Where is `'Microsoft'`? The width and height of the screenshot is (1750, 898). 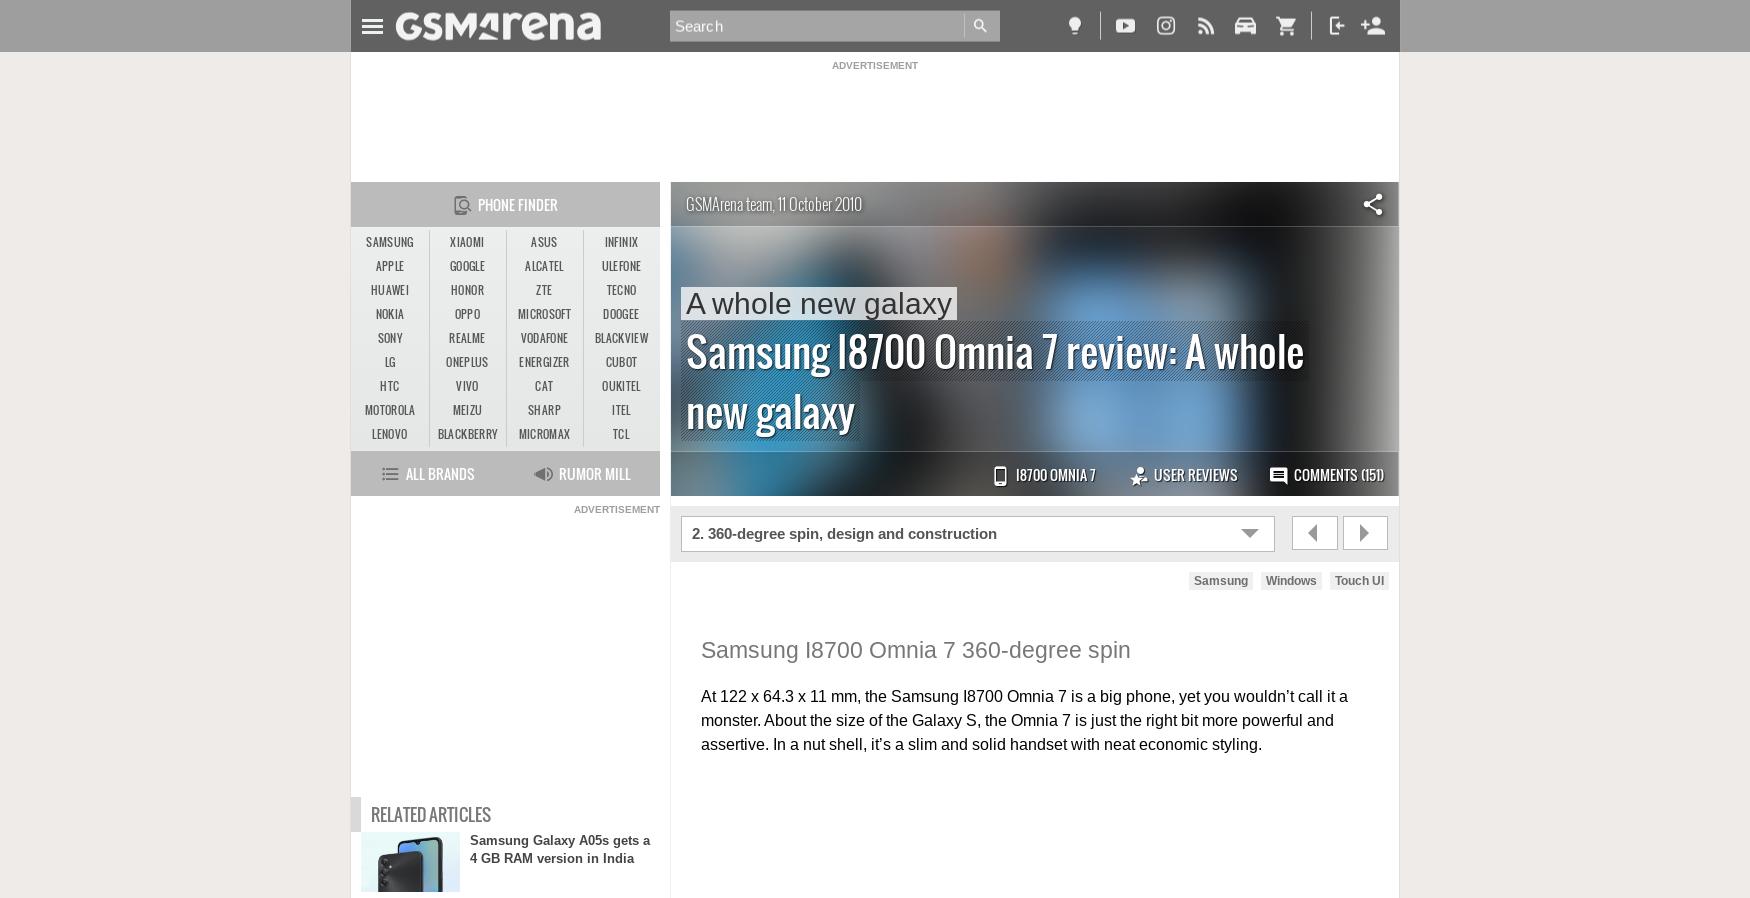
'Microsoft' is located at coordinates (543, 314).